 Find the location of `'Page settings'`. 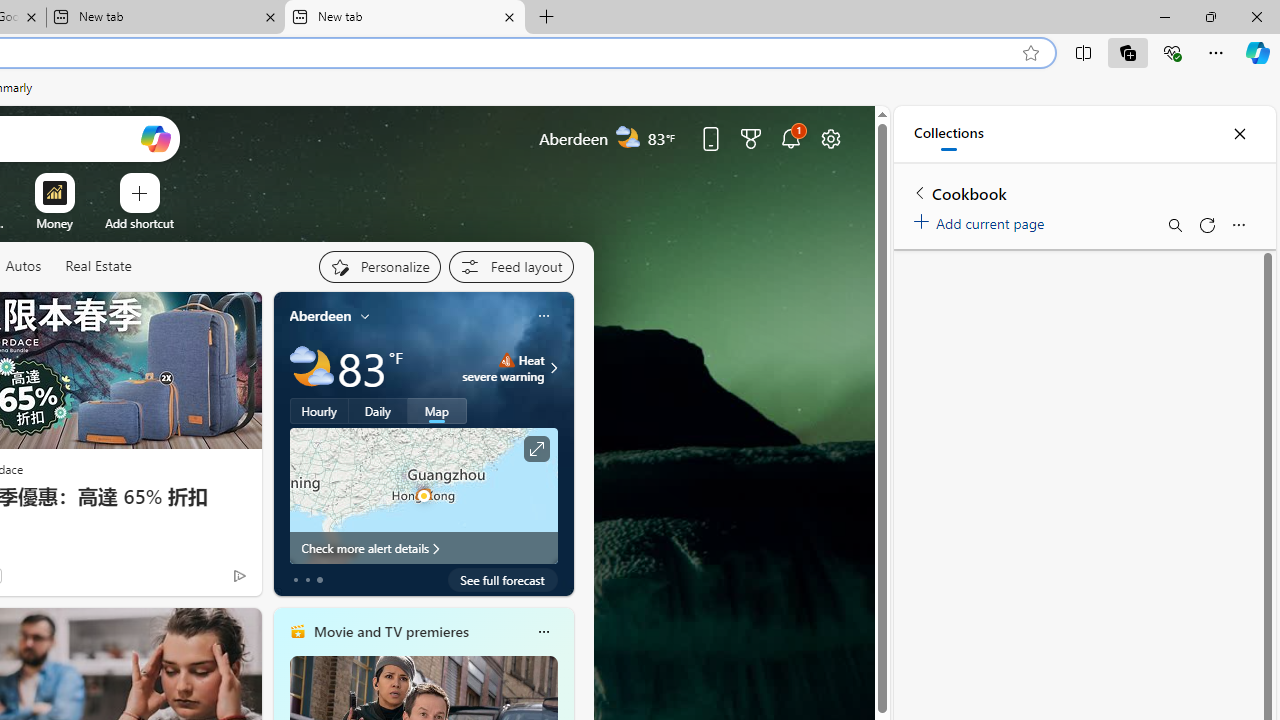

'Page settings' is located at coordinates (831, 137).